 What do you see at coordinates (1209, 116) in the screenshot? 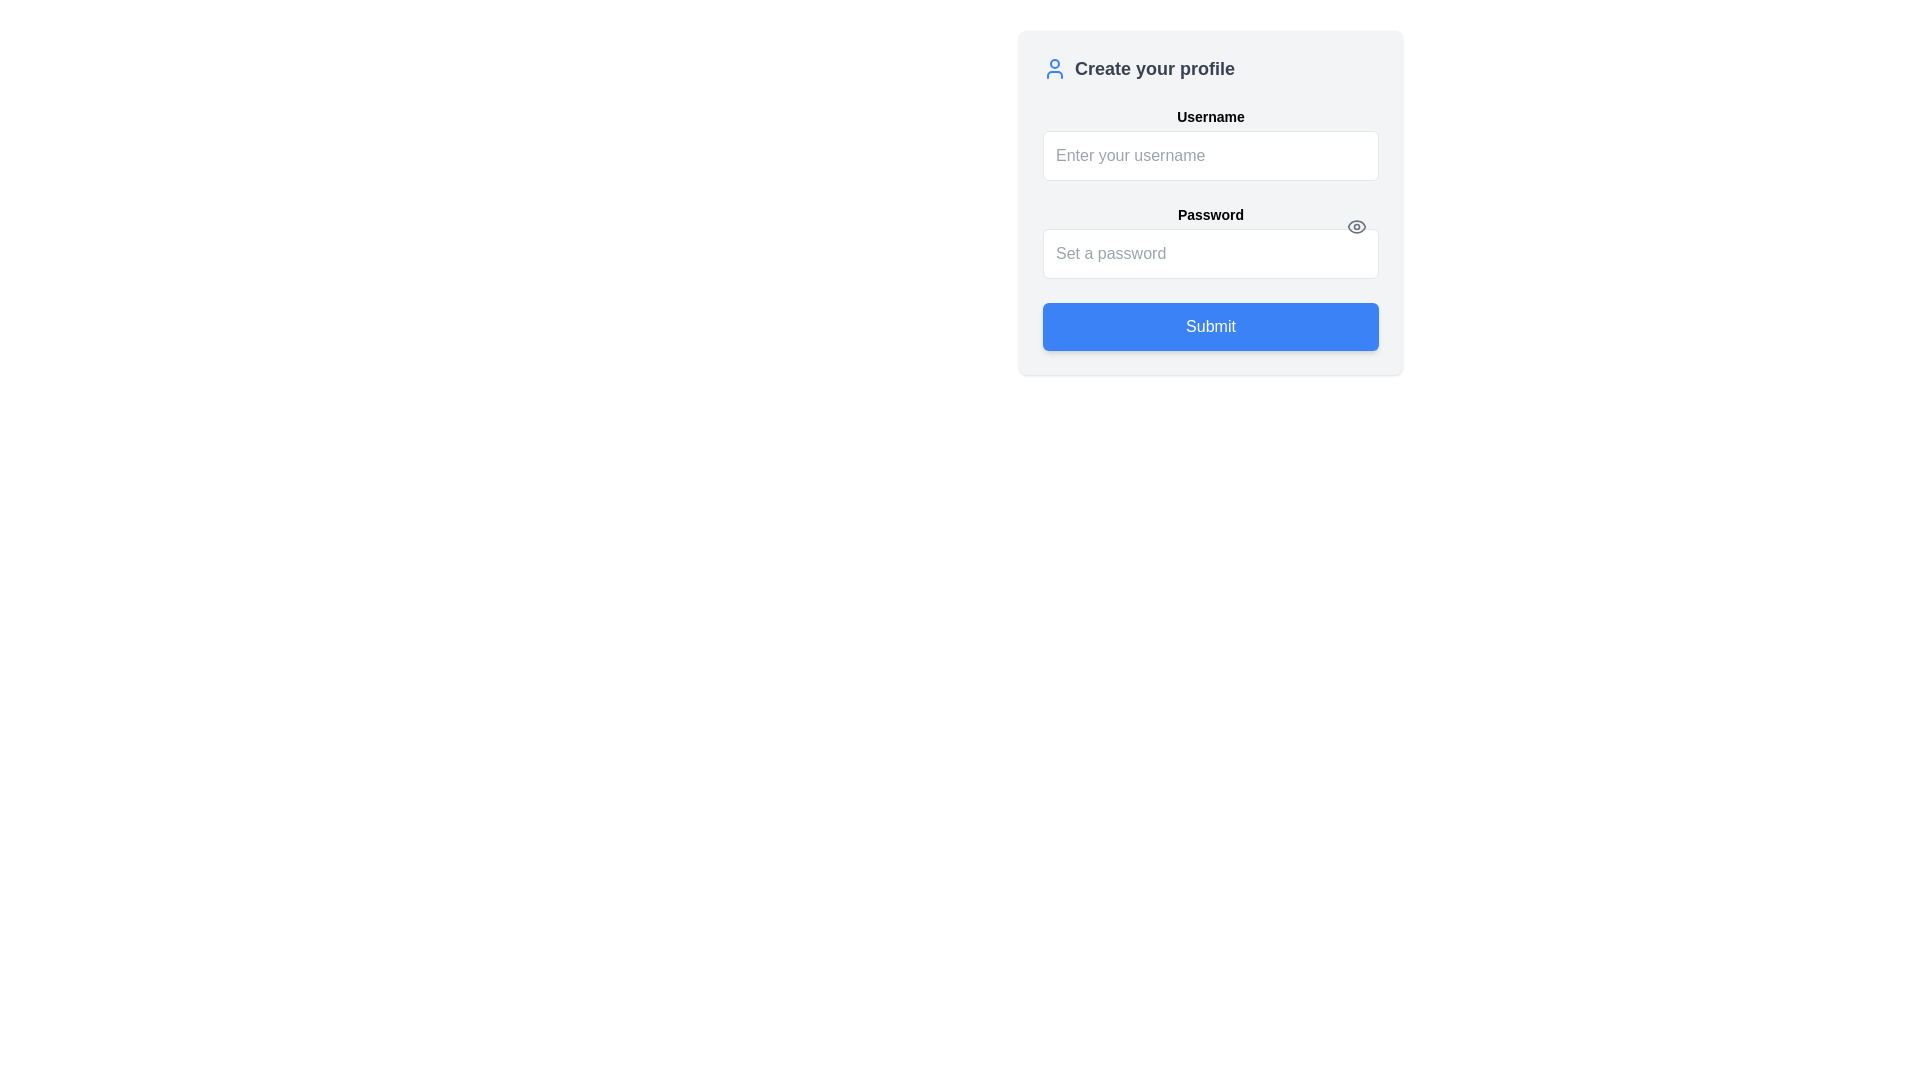
I see `the label element that describes the purpose of the adjacent input field for entering a username, located near the top section of the form layout` at bounding box center [1209, 116].